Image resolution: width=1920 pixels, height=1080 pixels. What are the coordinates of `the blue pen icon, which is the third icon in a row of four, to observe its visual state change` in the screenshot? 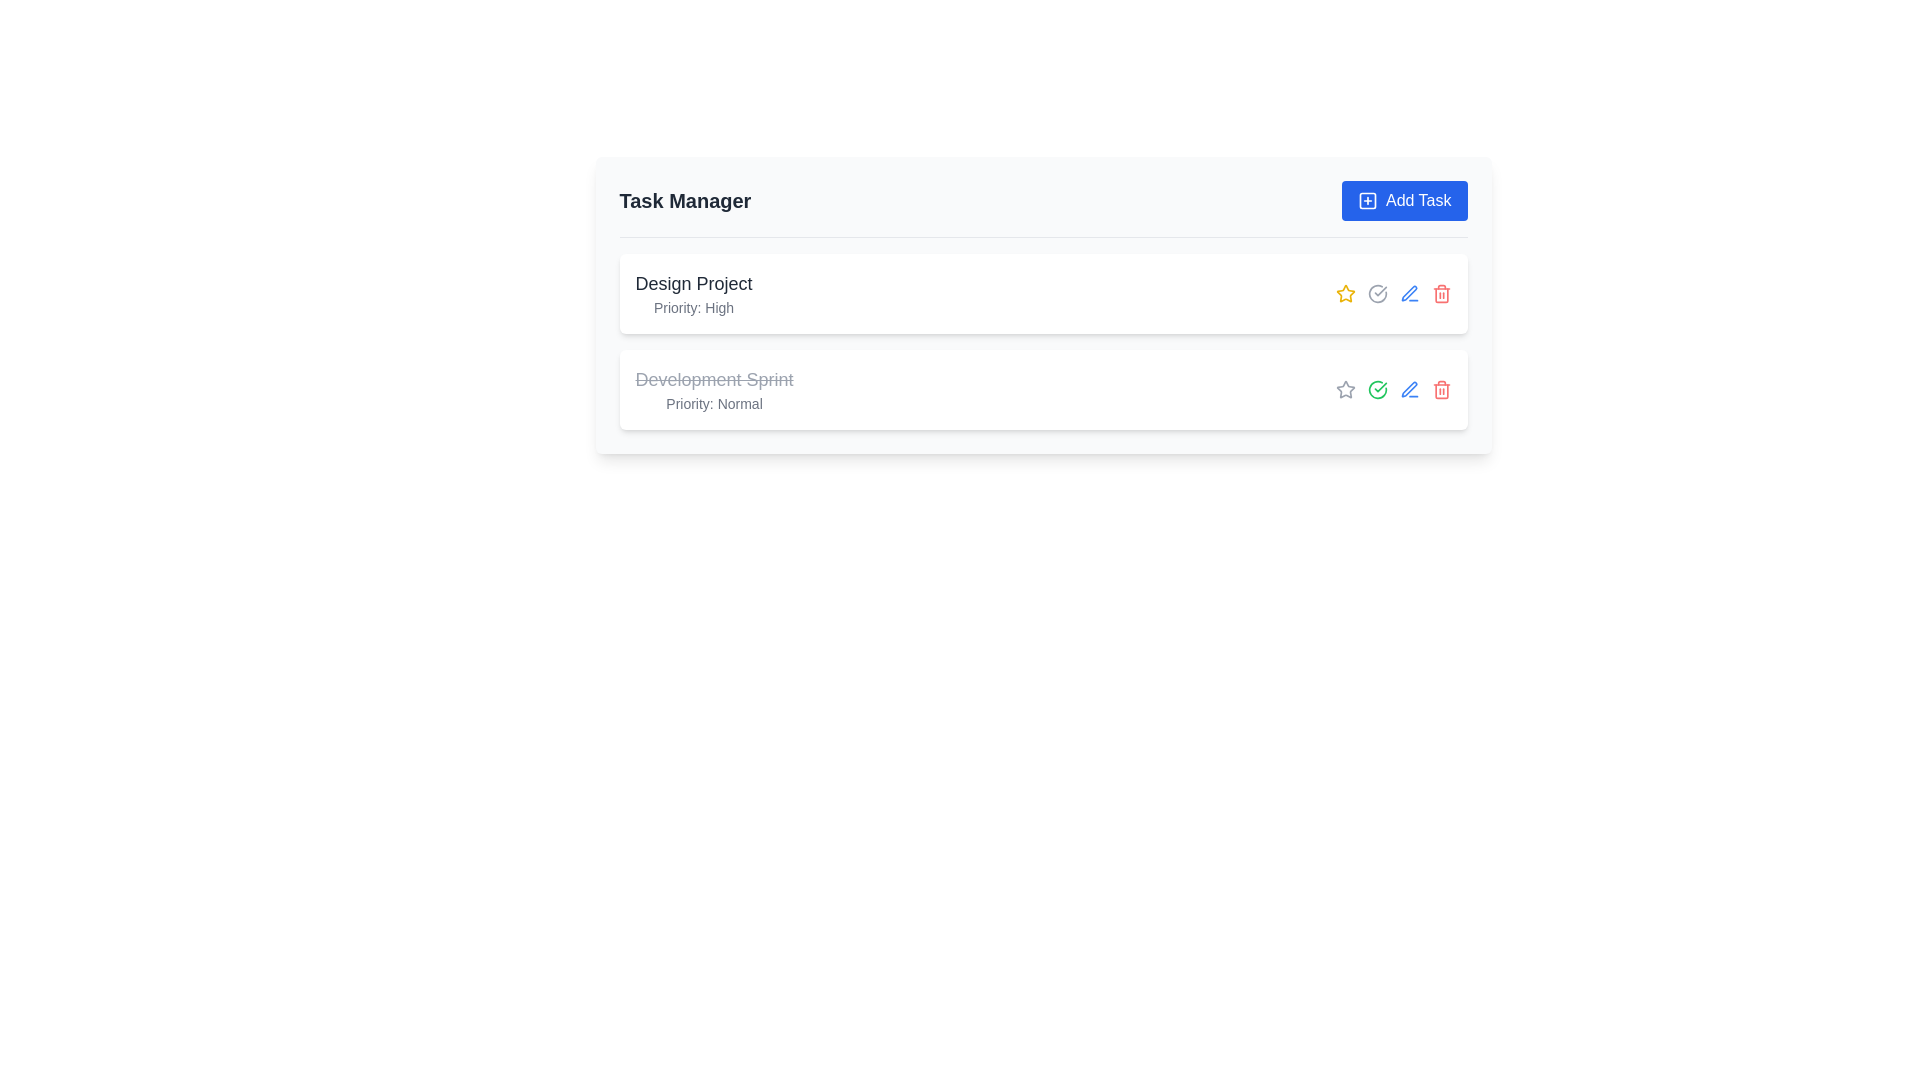 It's located at (1408, 389).